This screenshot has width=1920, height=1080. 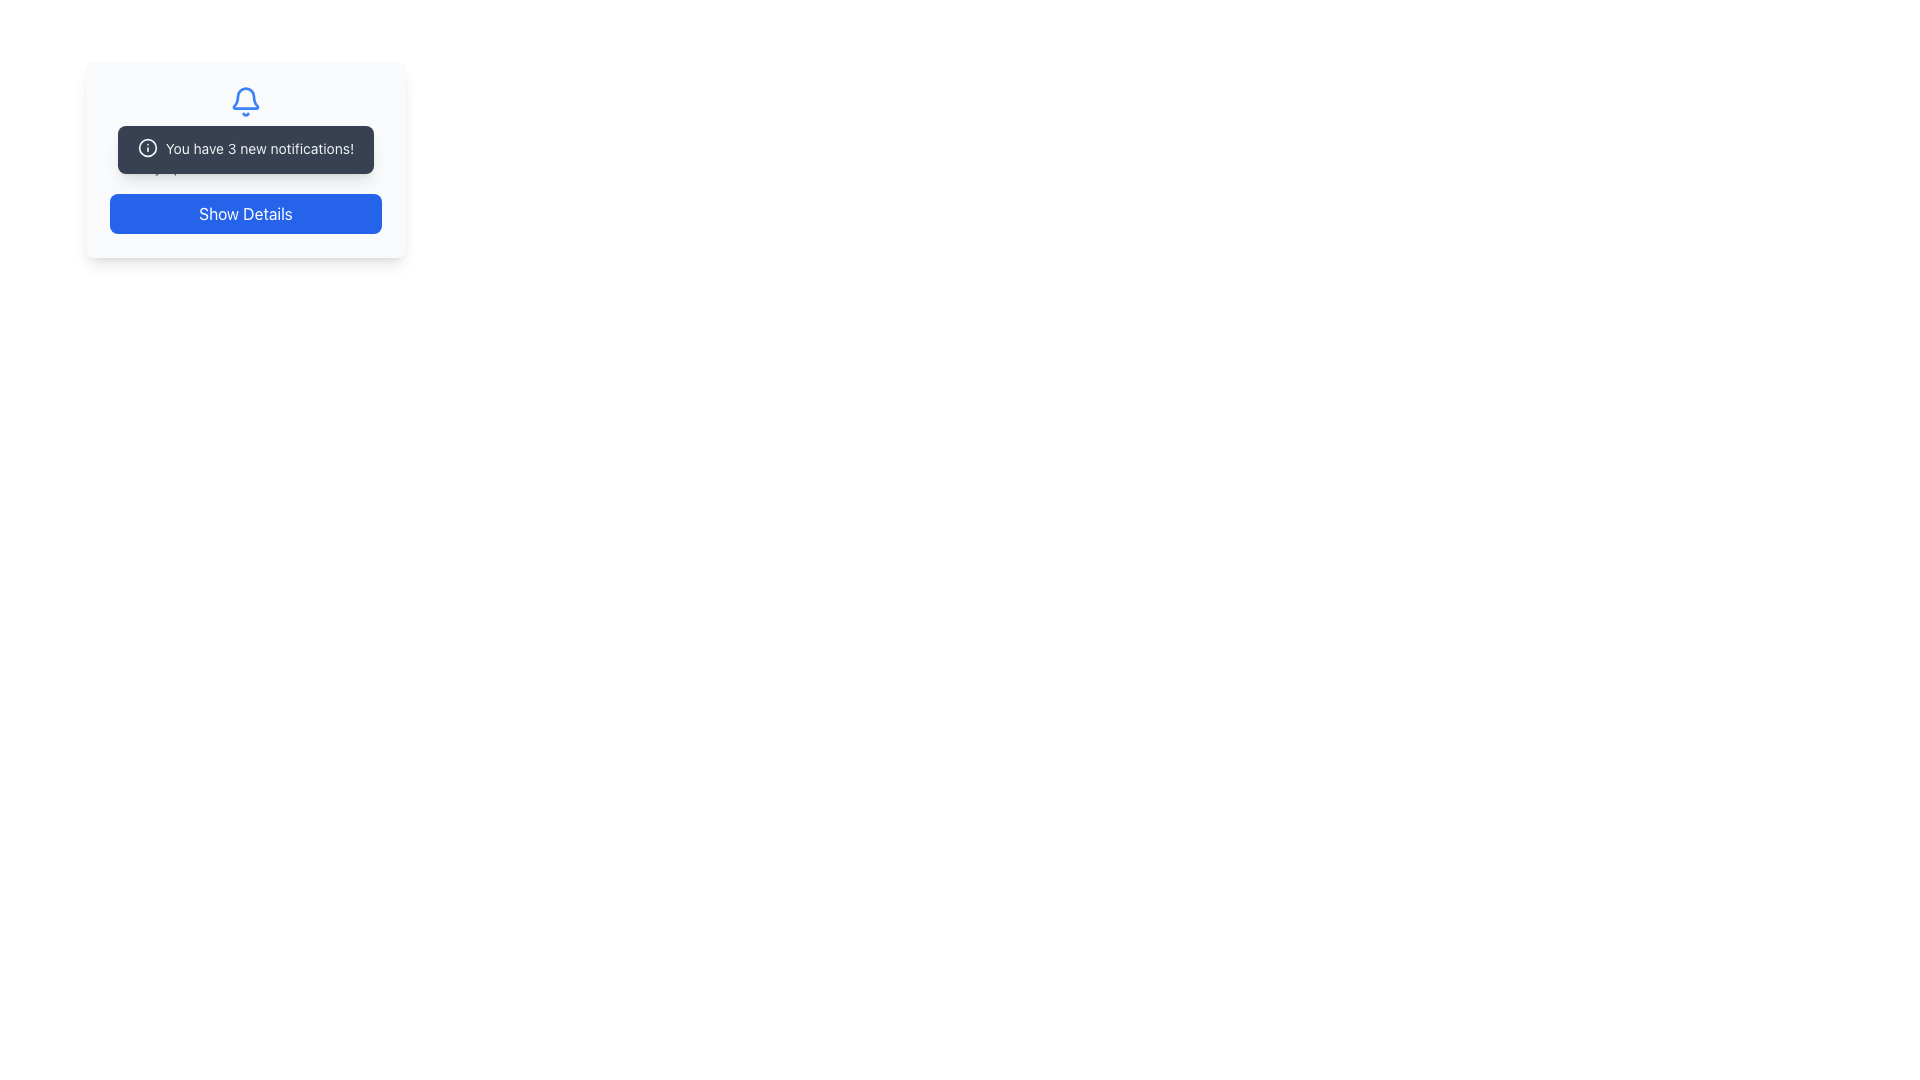 What do you see at coordinates (244, 101) in the screenshot?
I see `the notification icon that serves as a visual indicator for alerts, positioned centrally above the 'Notification Center' and related text labels` at bounding box center [244, 101].